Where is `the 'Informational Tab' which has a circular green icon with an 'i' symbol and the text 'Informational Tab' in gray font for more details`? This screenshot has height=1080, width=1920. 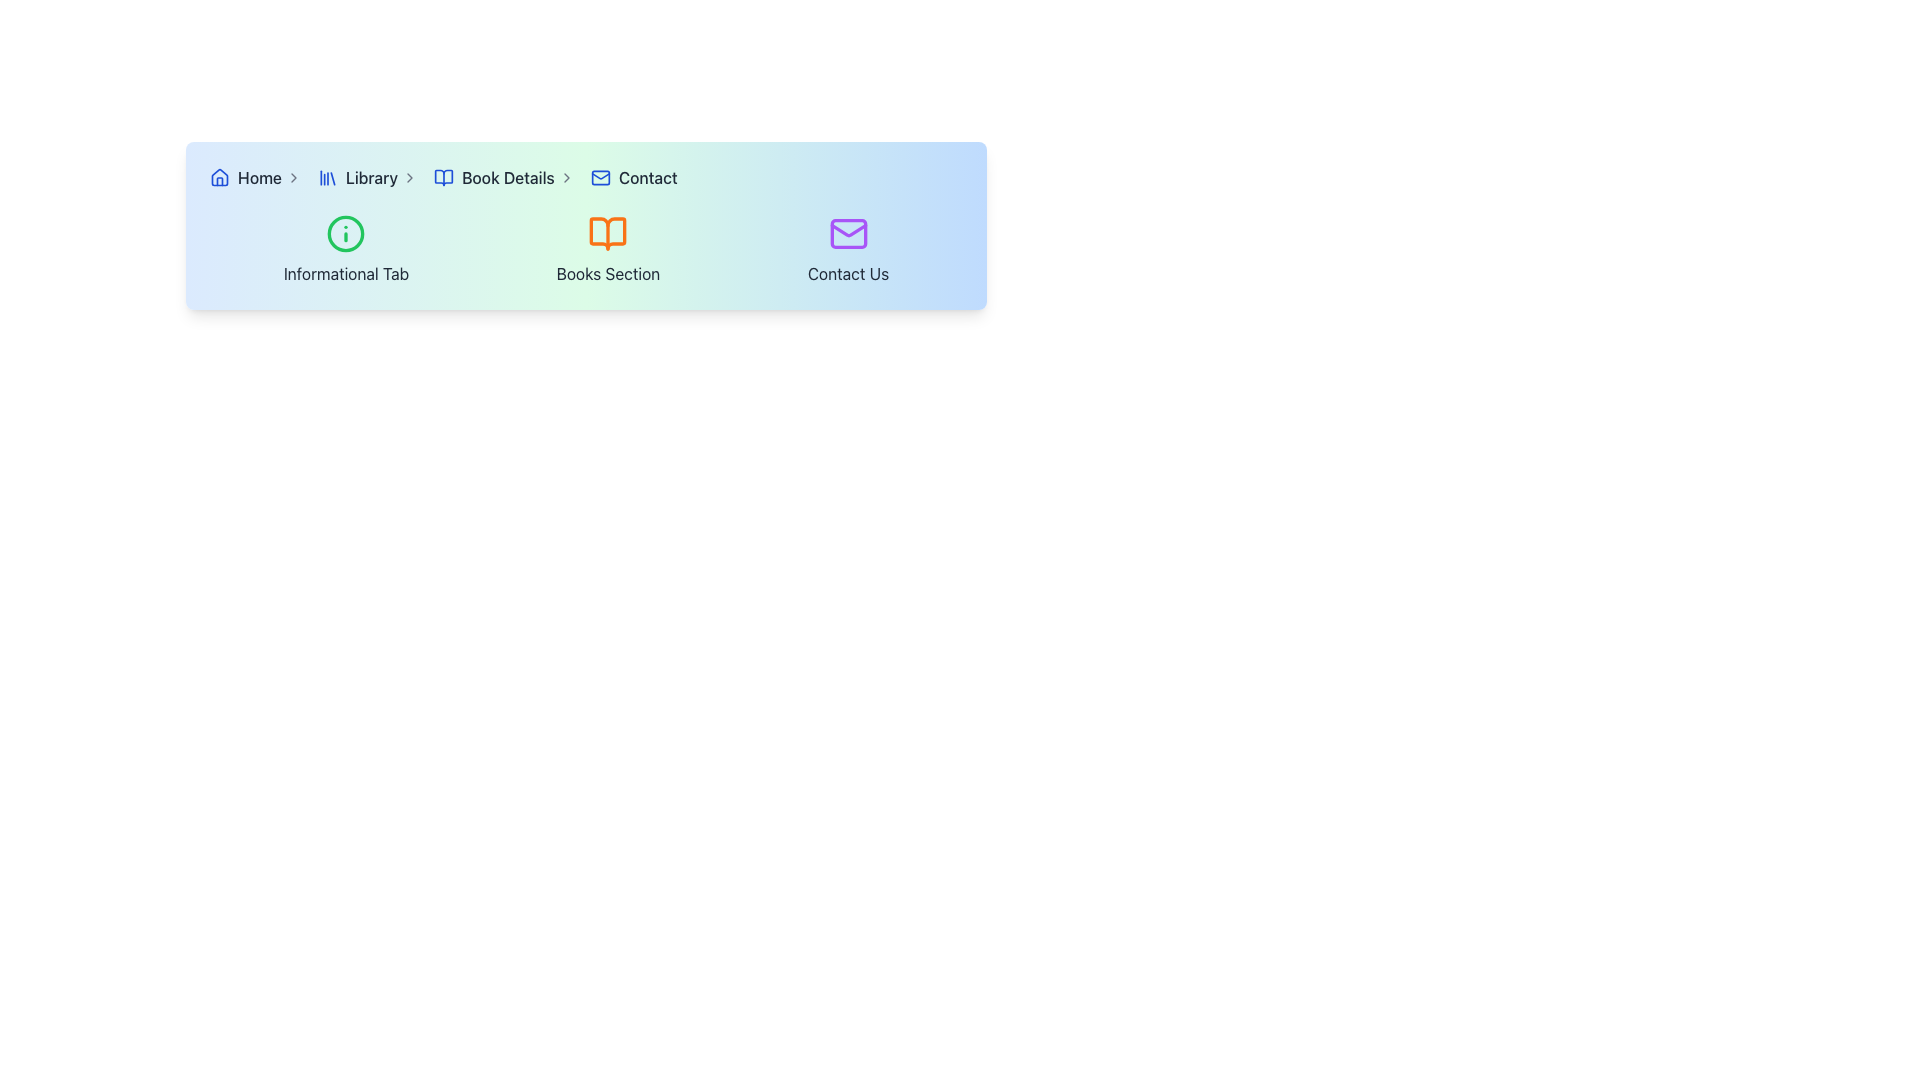 the 'Informational Tab' which has a circular green icon with an 'i' symbol and the text 'Informational Tab' in gray font for more details is located at coordinates (346, 249).